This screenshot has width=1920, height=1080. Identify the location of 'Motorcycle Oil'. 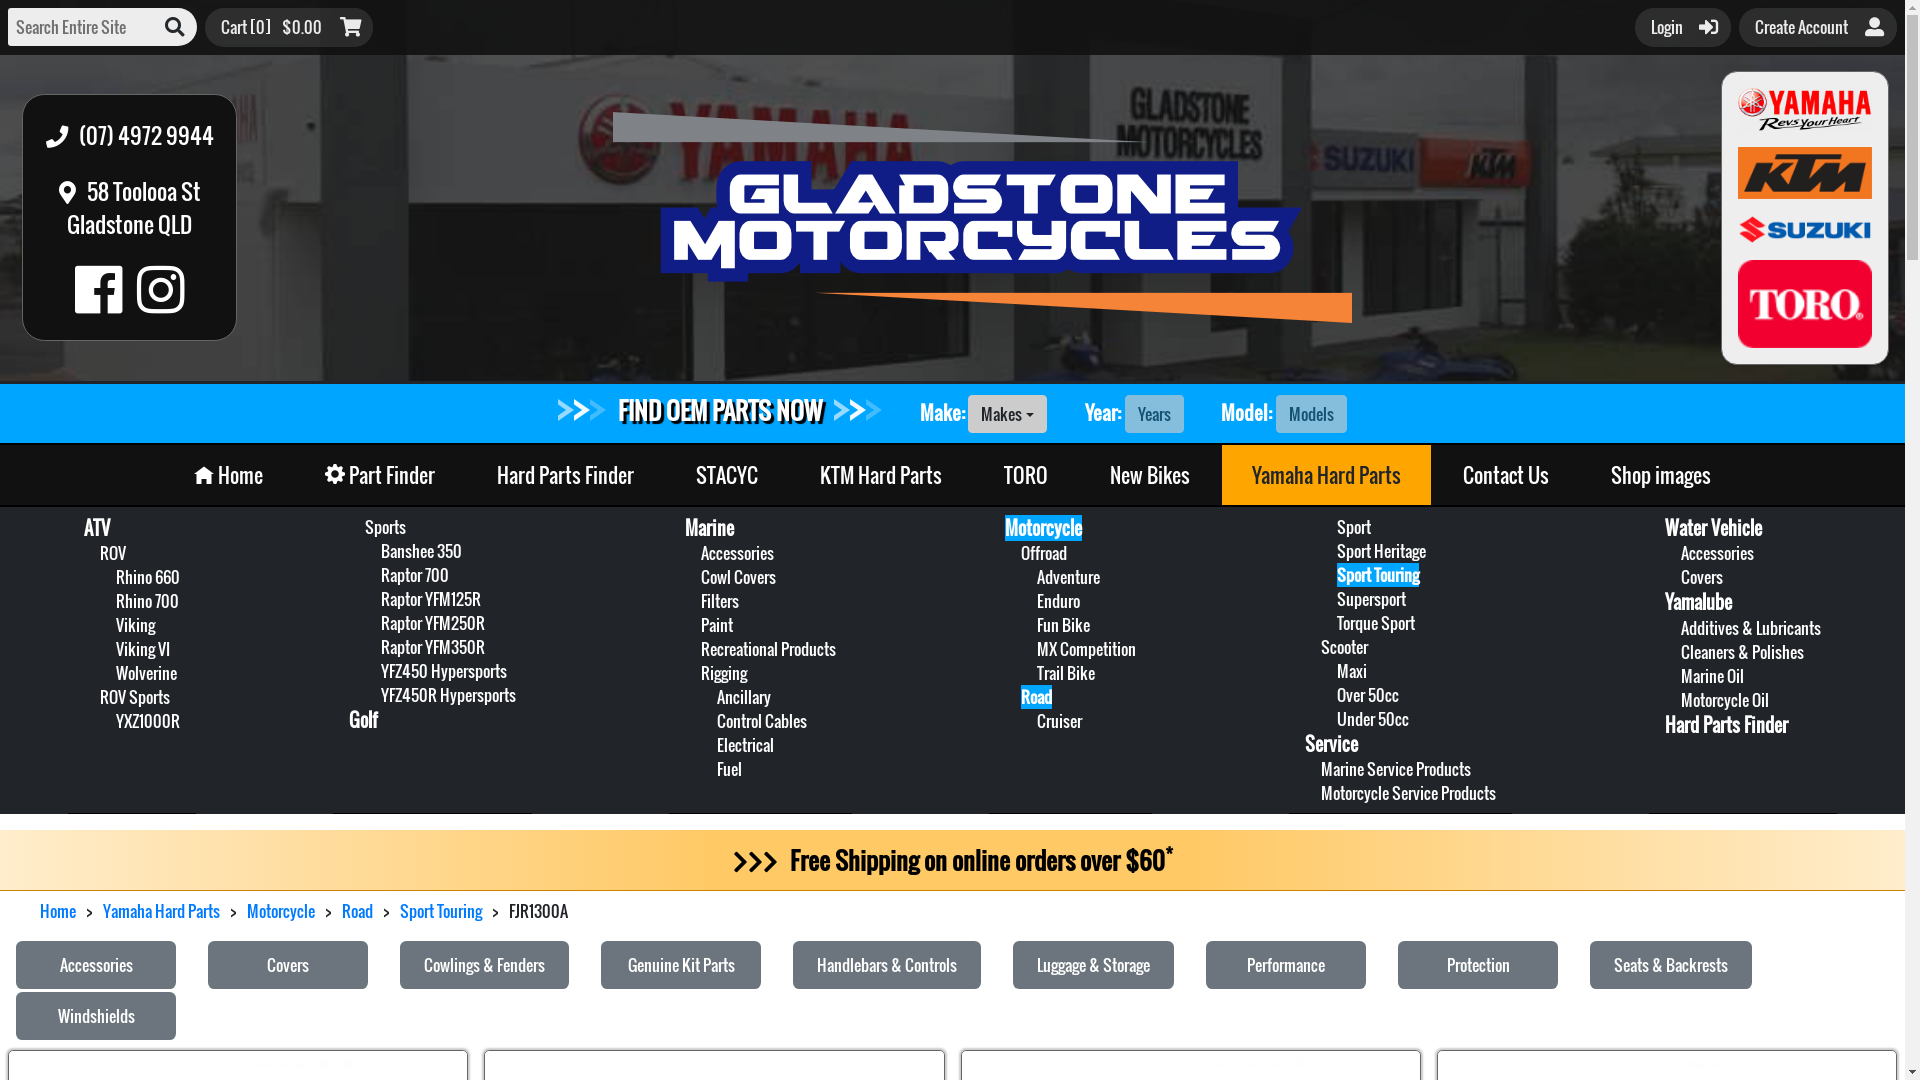
(1723, 698).